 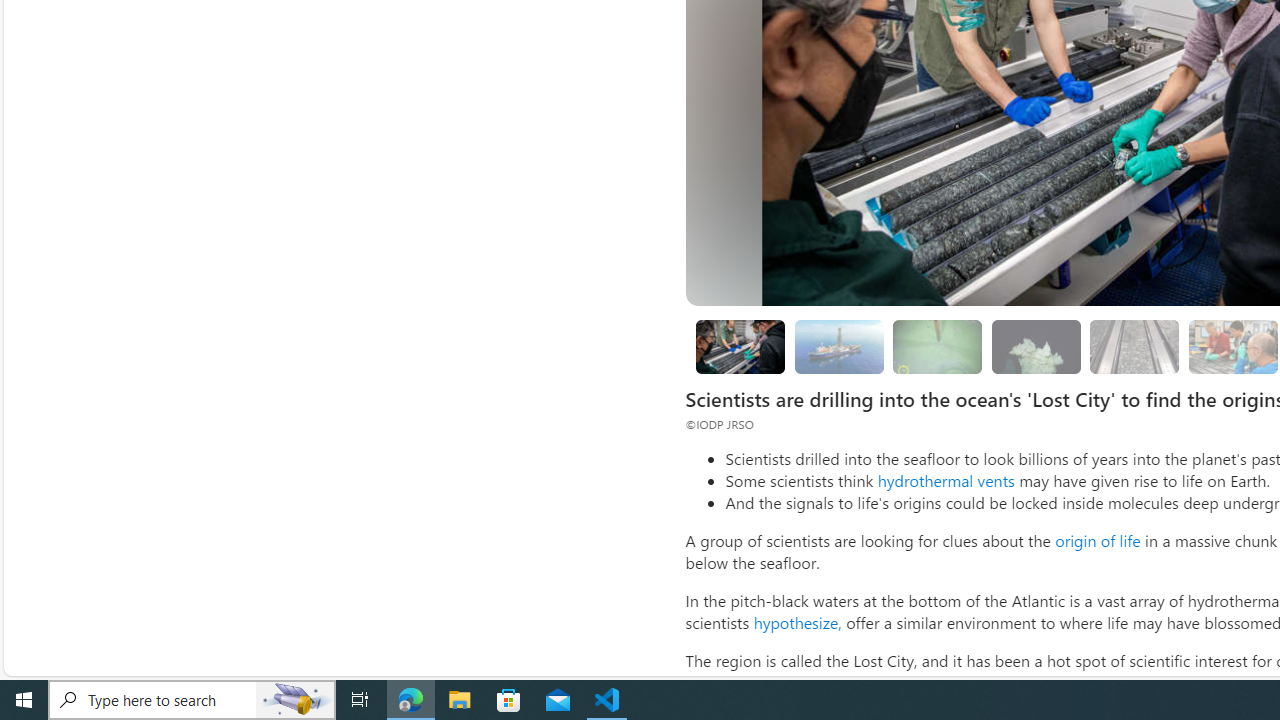 What do you see at coordinates (1096, 540) in the screenshot?
I see `'origin of life'` at bounding box center [1096, 540].